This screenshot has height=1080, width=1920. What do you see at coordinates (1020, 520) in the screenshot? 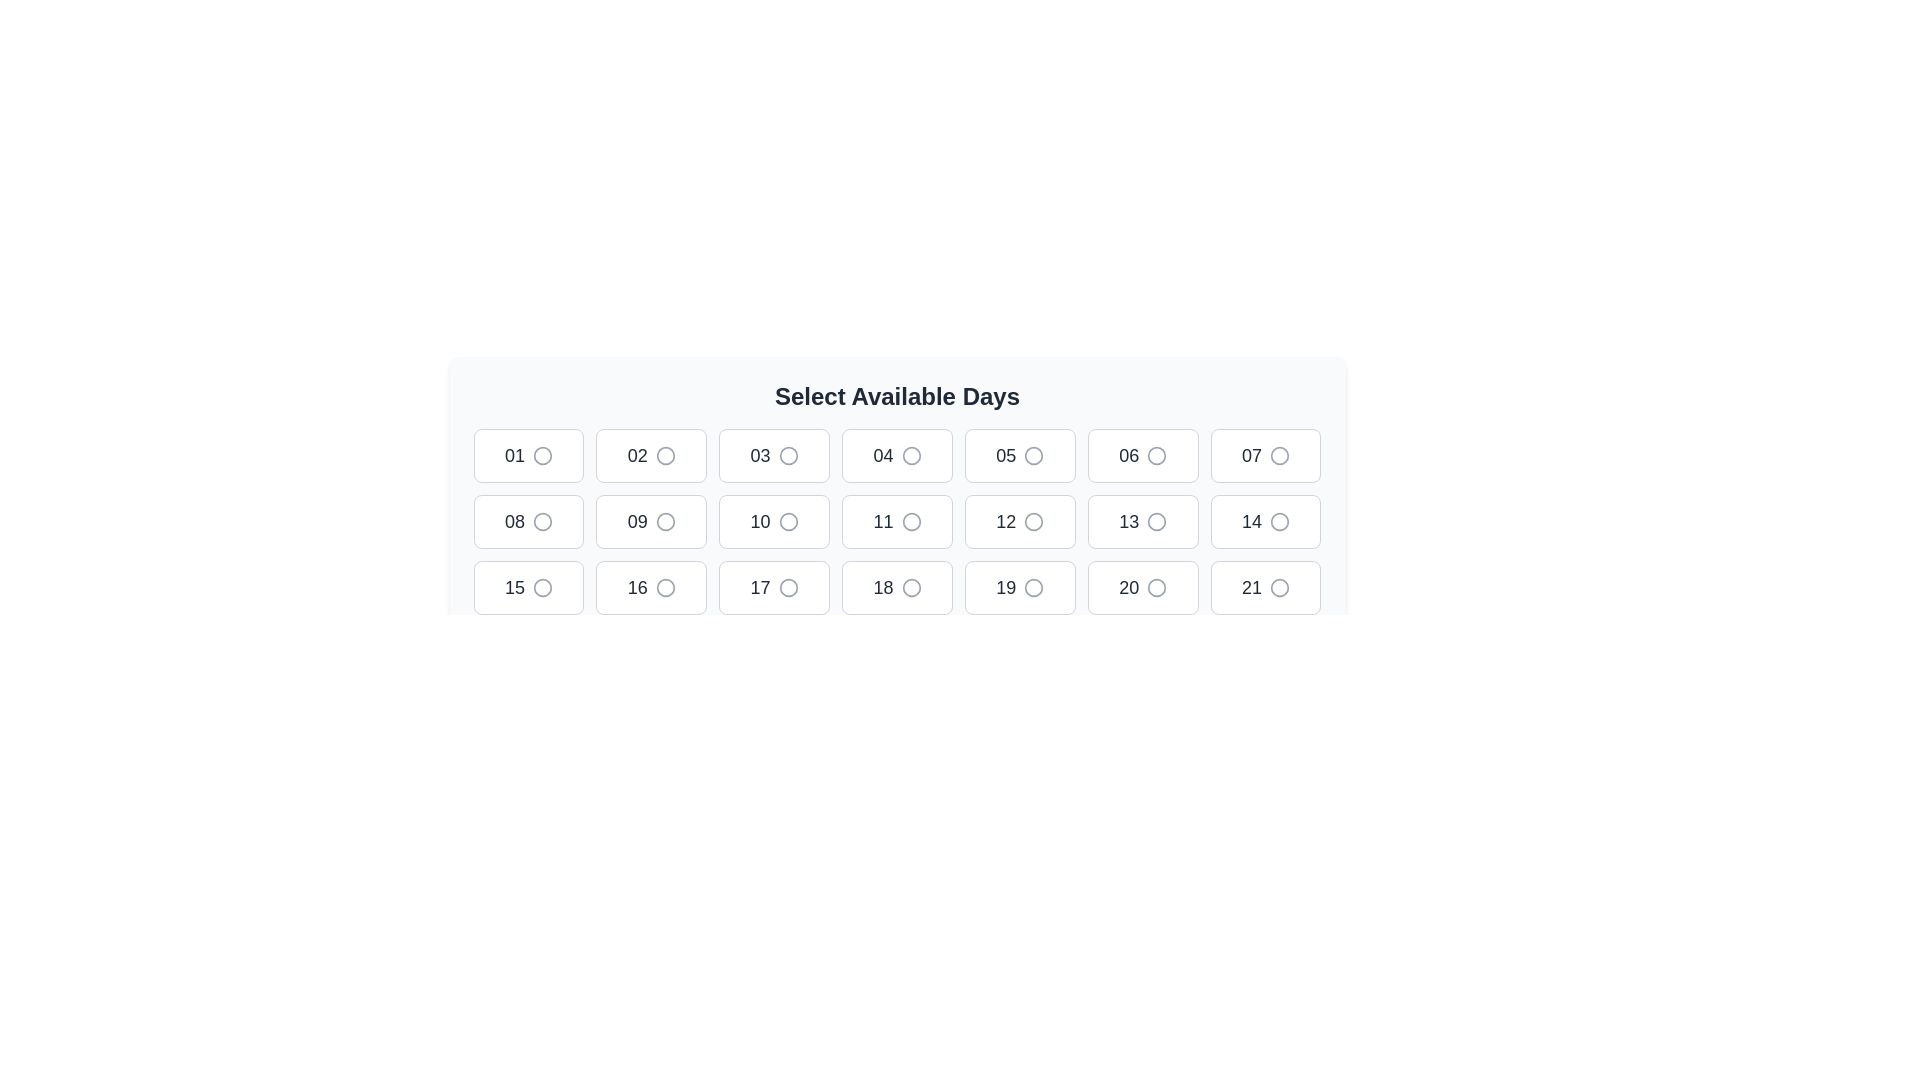
I see `the radio button labeled '12' located` at bounding box center [1020, 520].